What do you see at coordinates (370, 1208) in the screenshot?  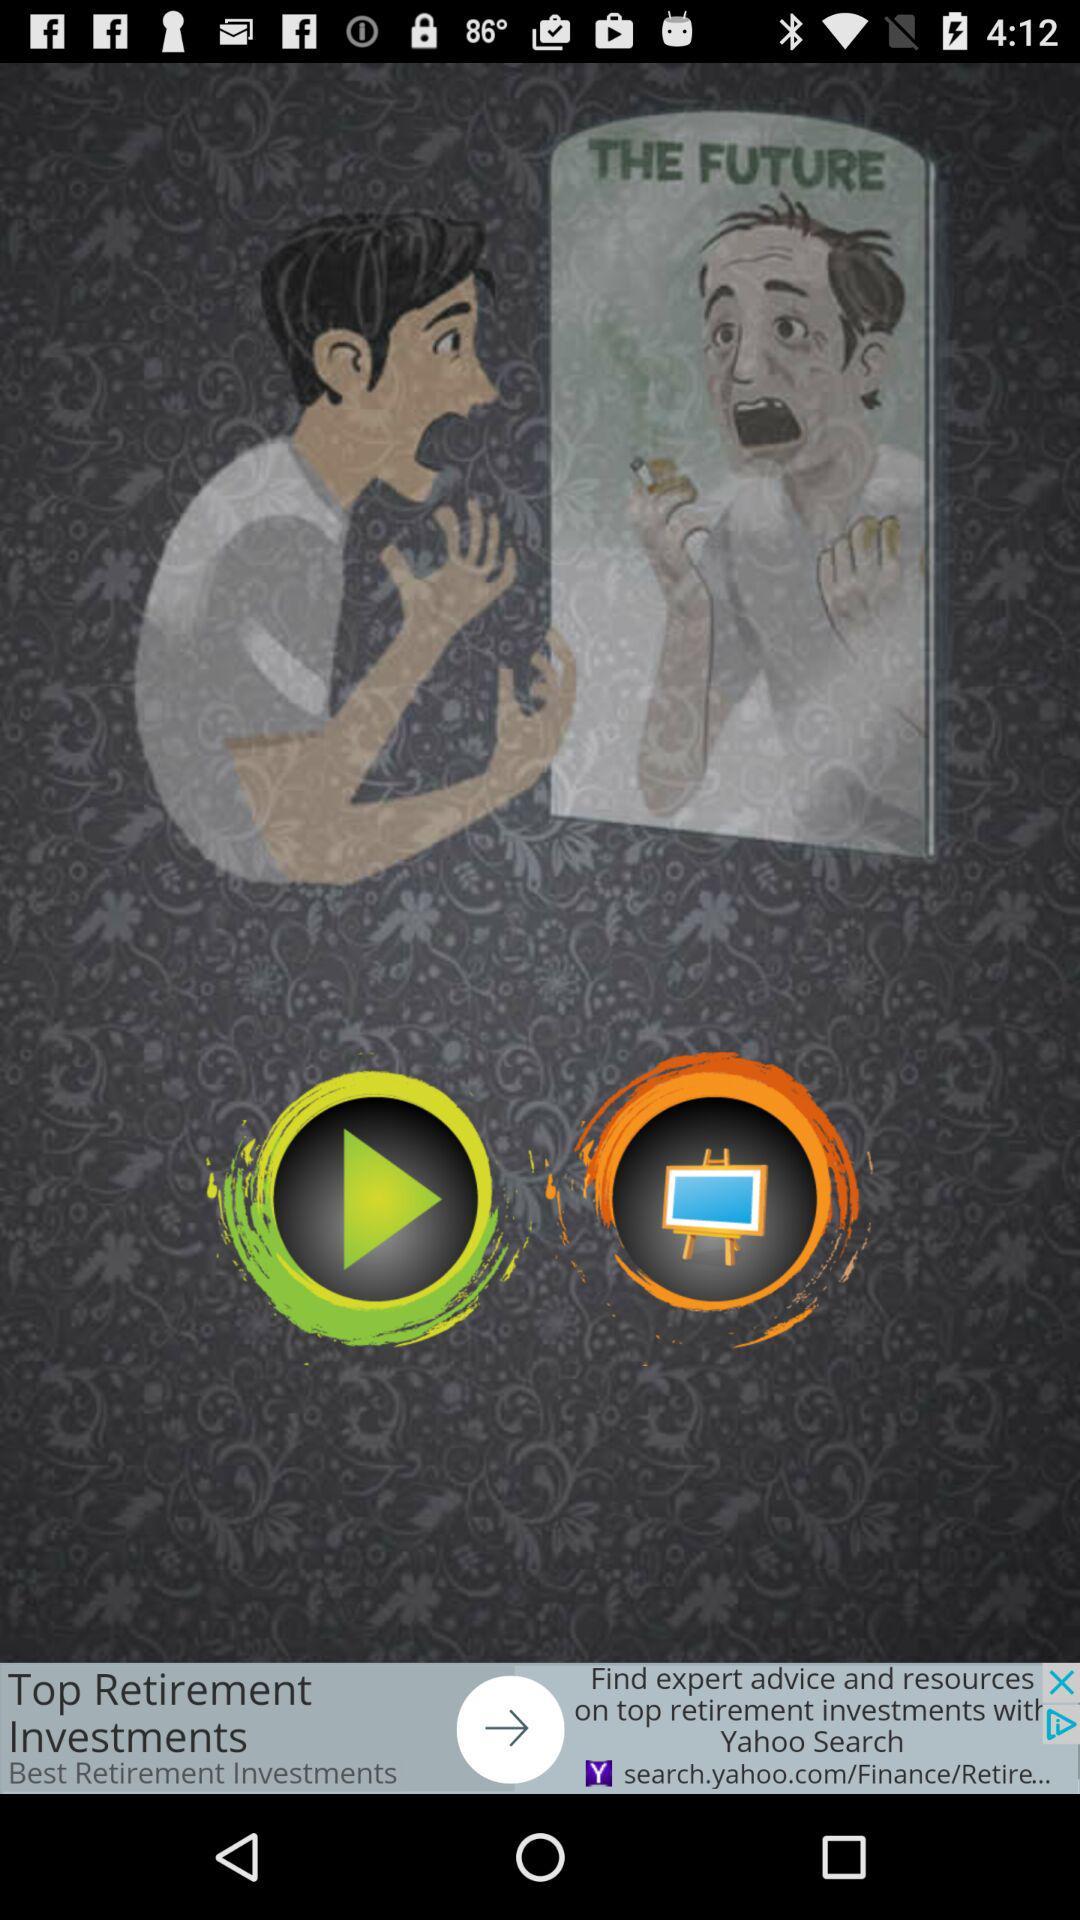 I see `the video` at bounding box center [370, 1208].